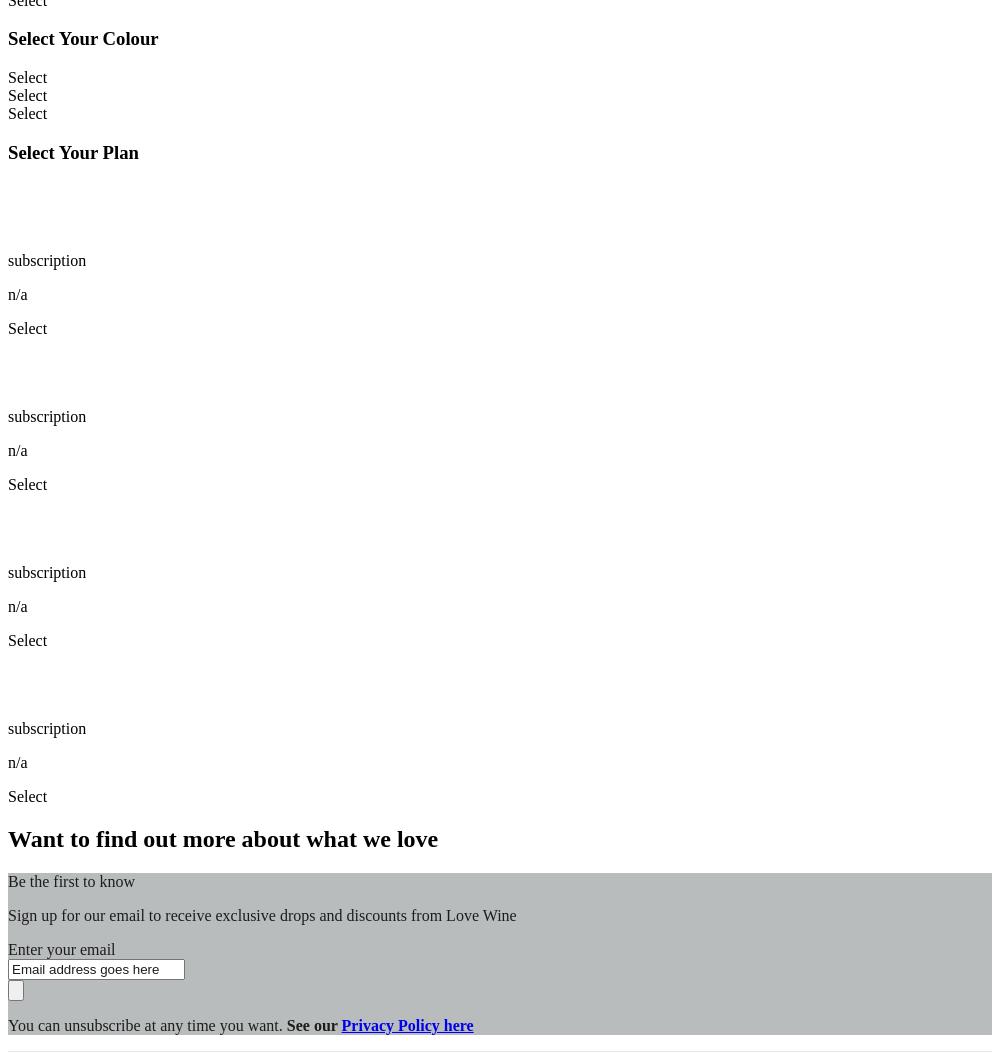 The height and width of the screenshot is (1054, 1000). Describe the element at coordinates (147, 1023) in the screenshot. I see `'You can unsubscribe at any time you want.'` at that location.